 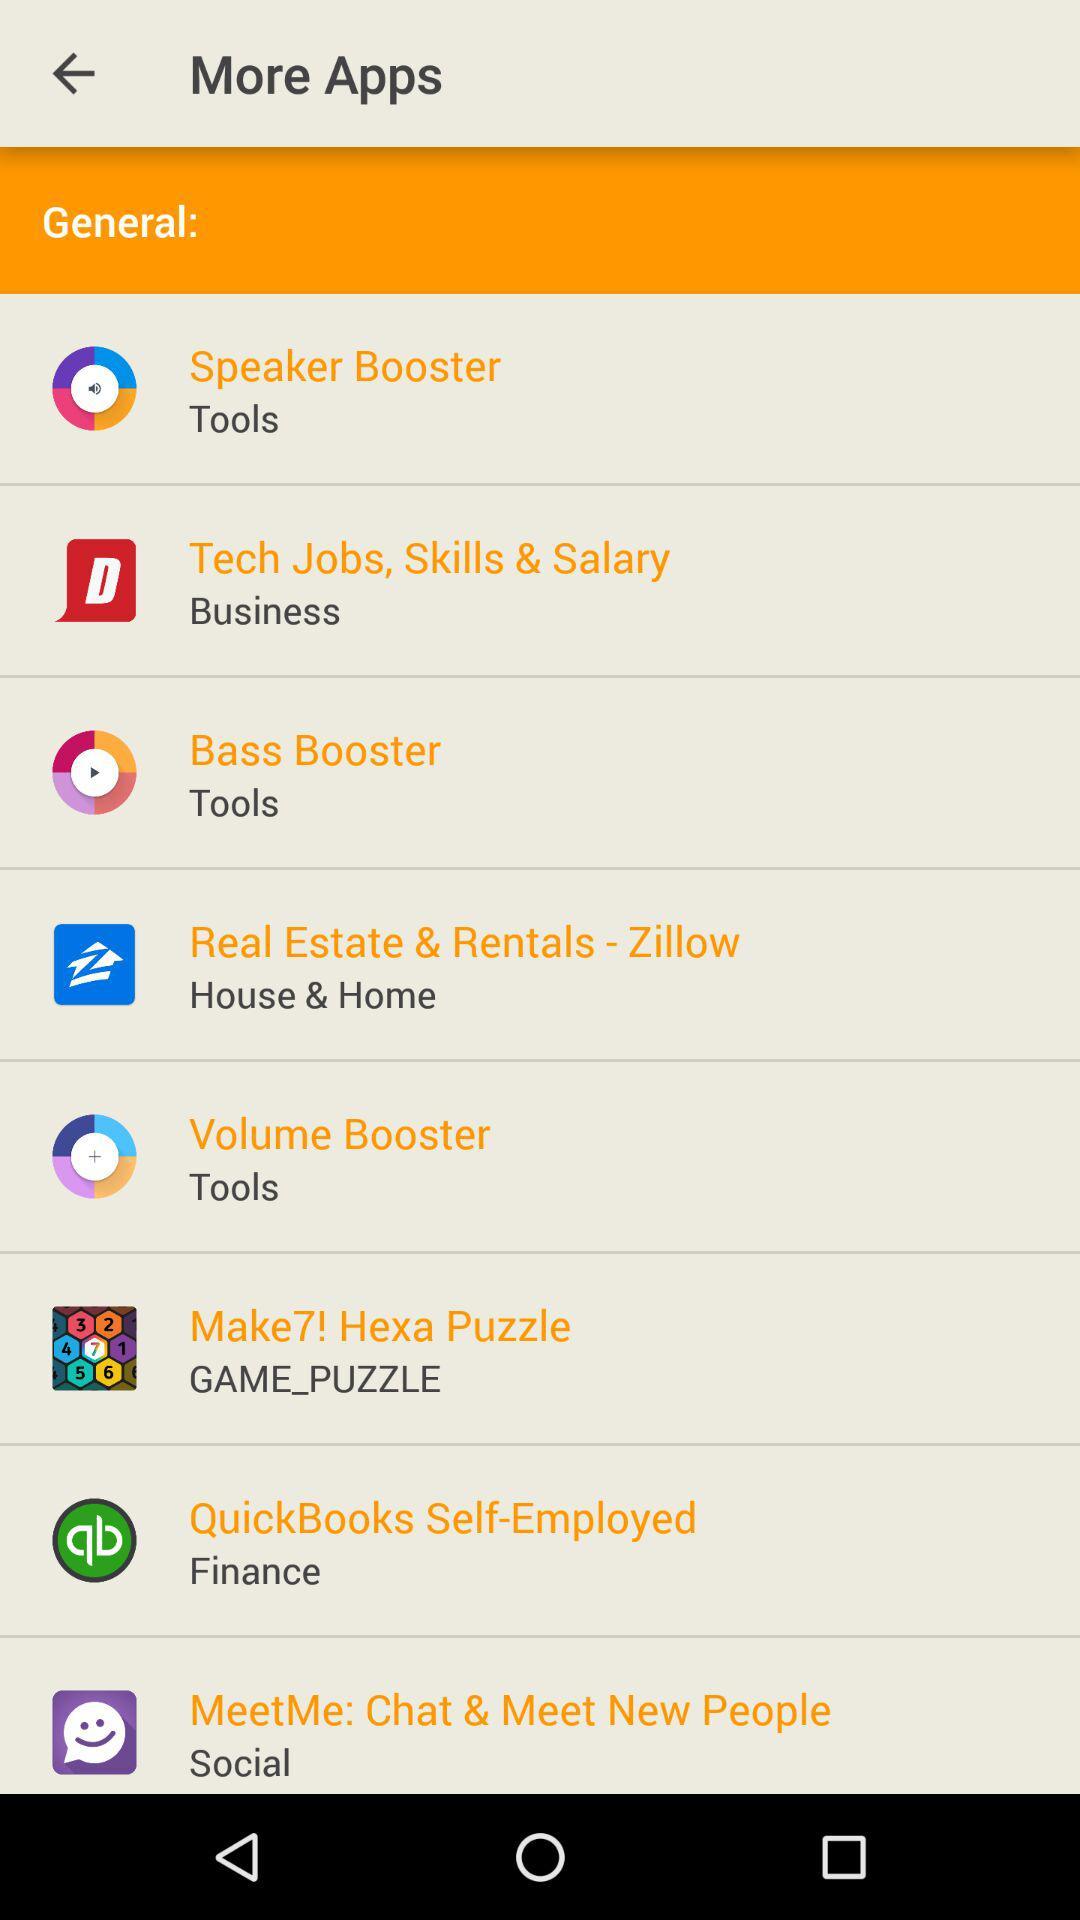 I want to click on the icon below the business icon, so click(x=315, y=747).